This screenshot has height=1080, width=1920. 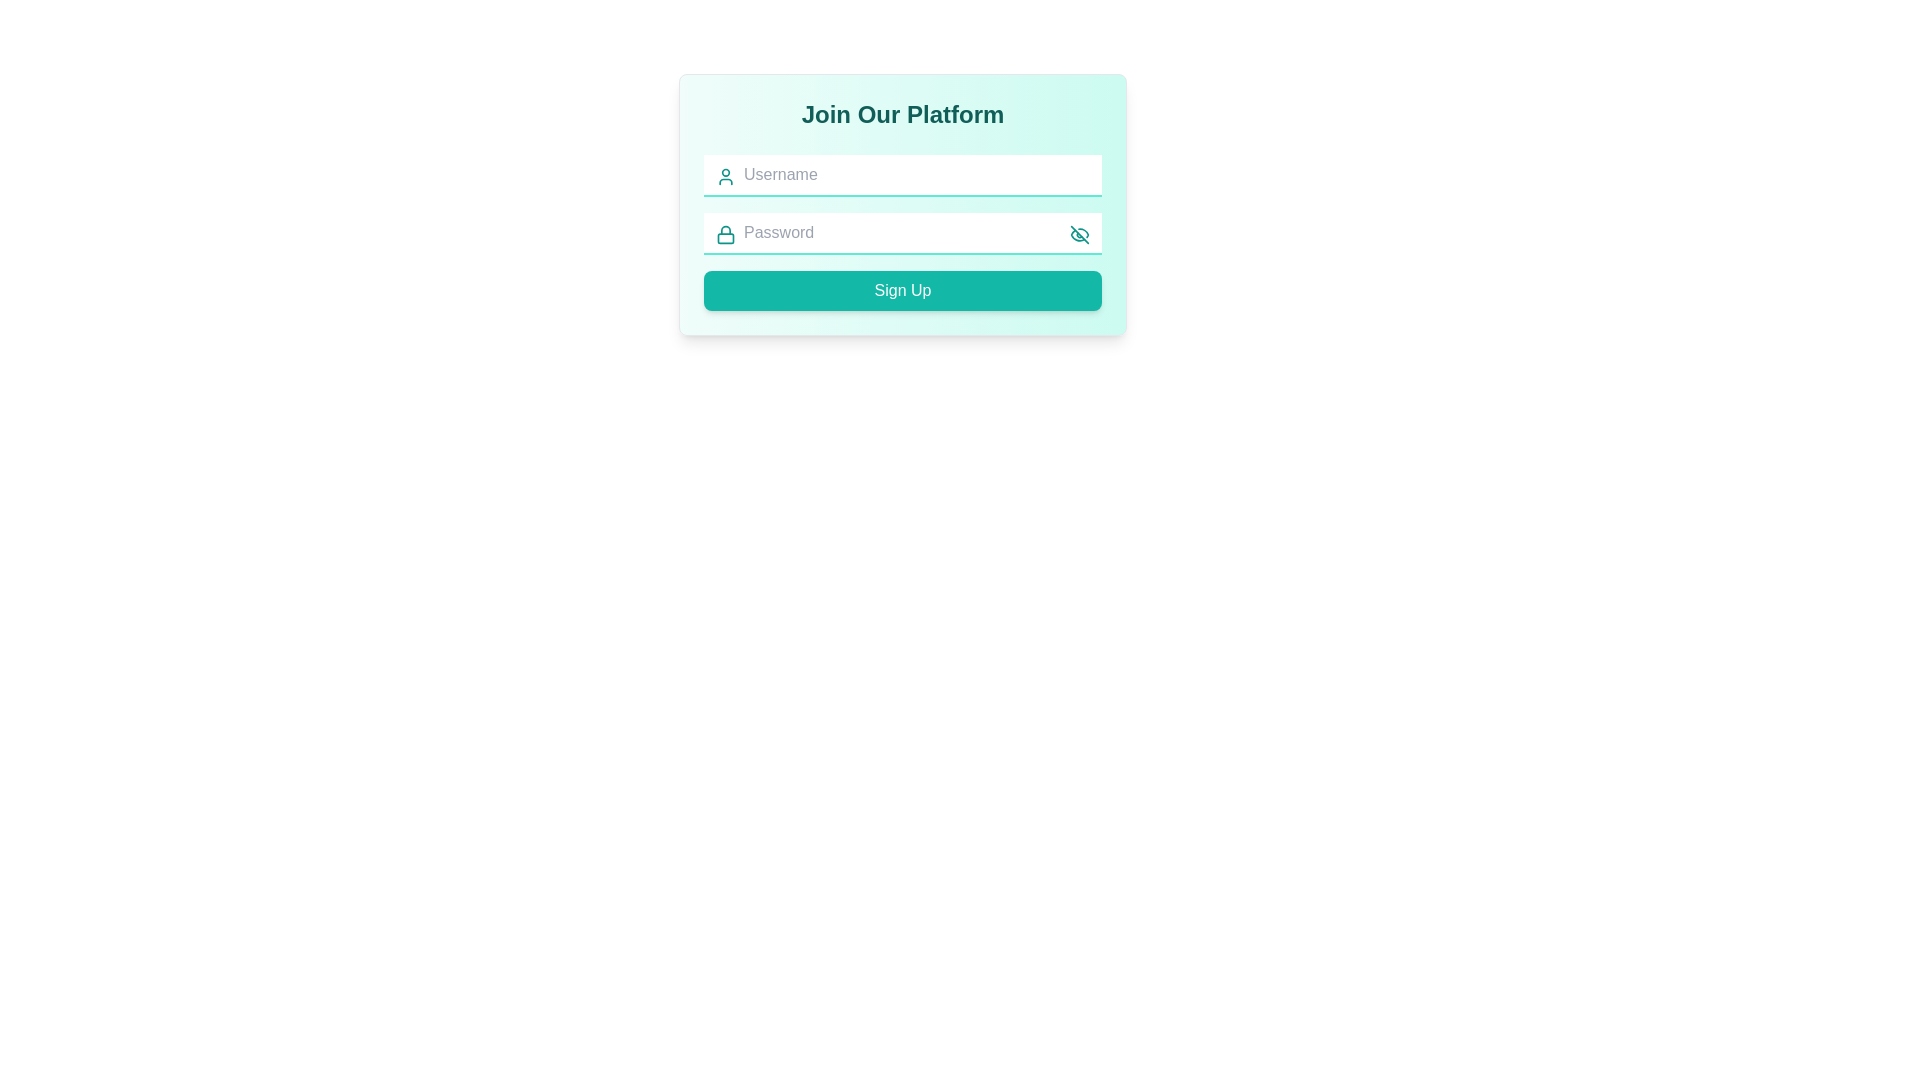 I want to click on the 'eye-off' button inside the password input field, so click(x=1079, y=234).